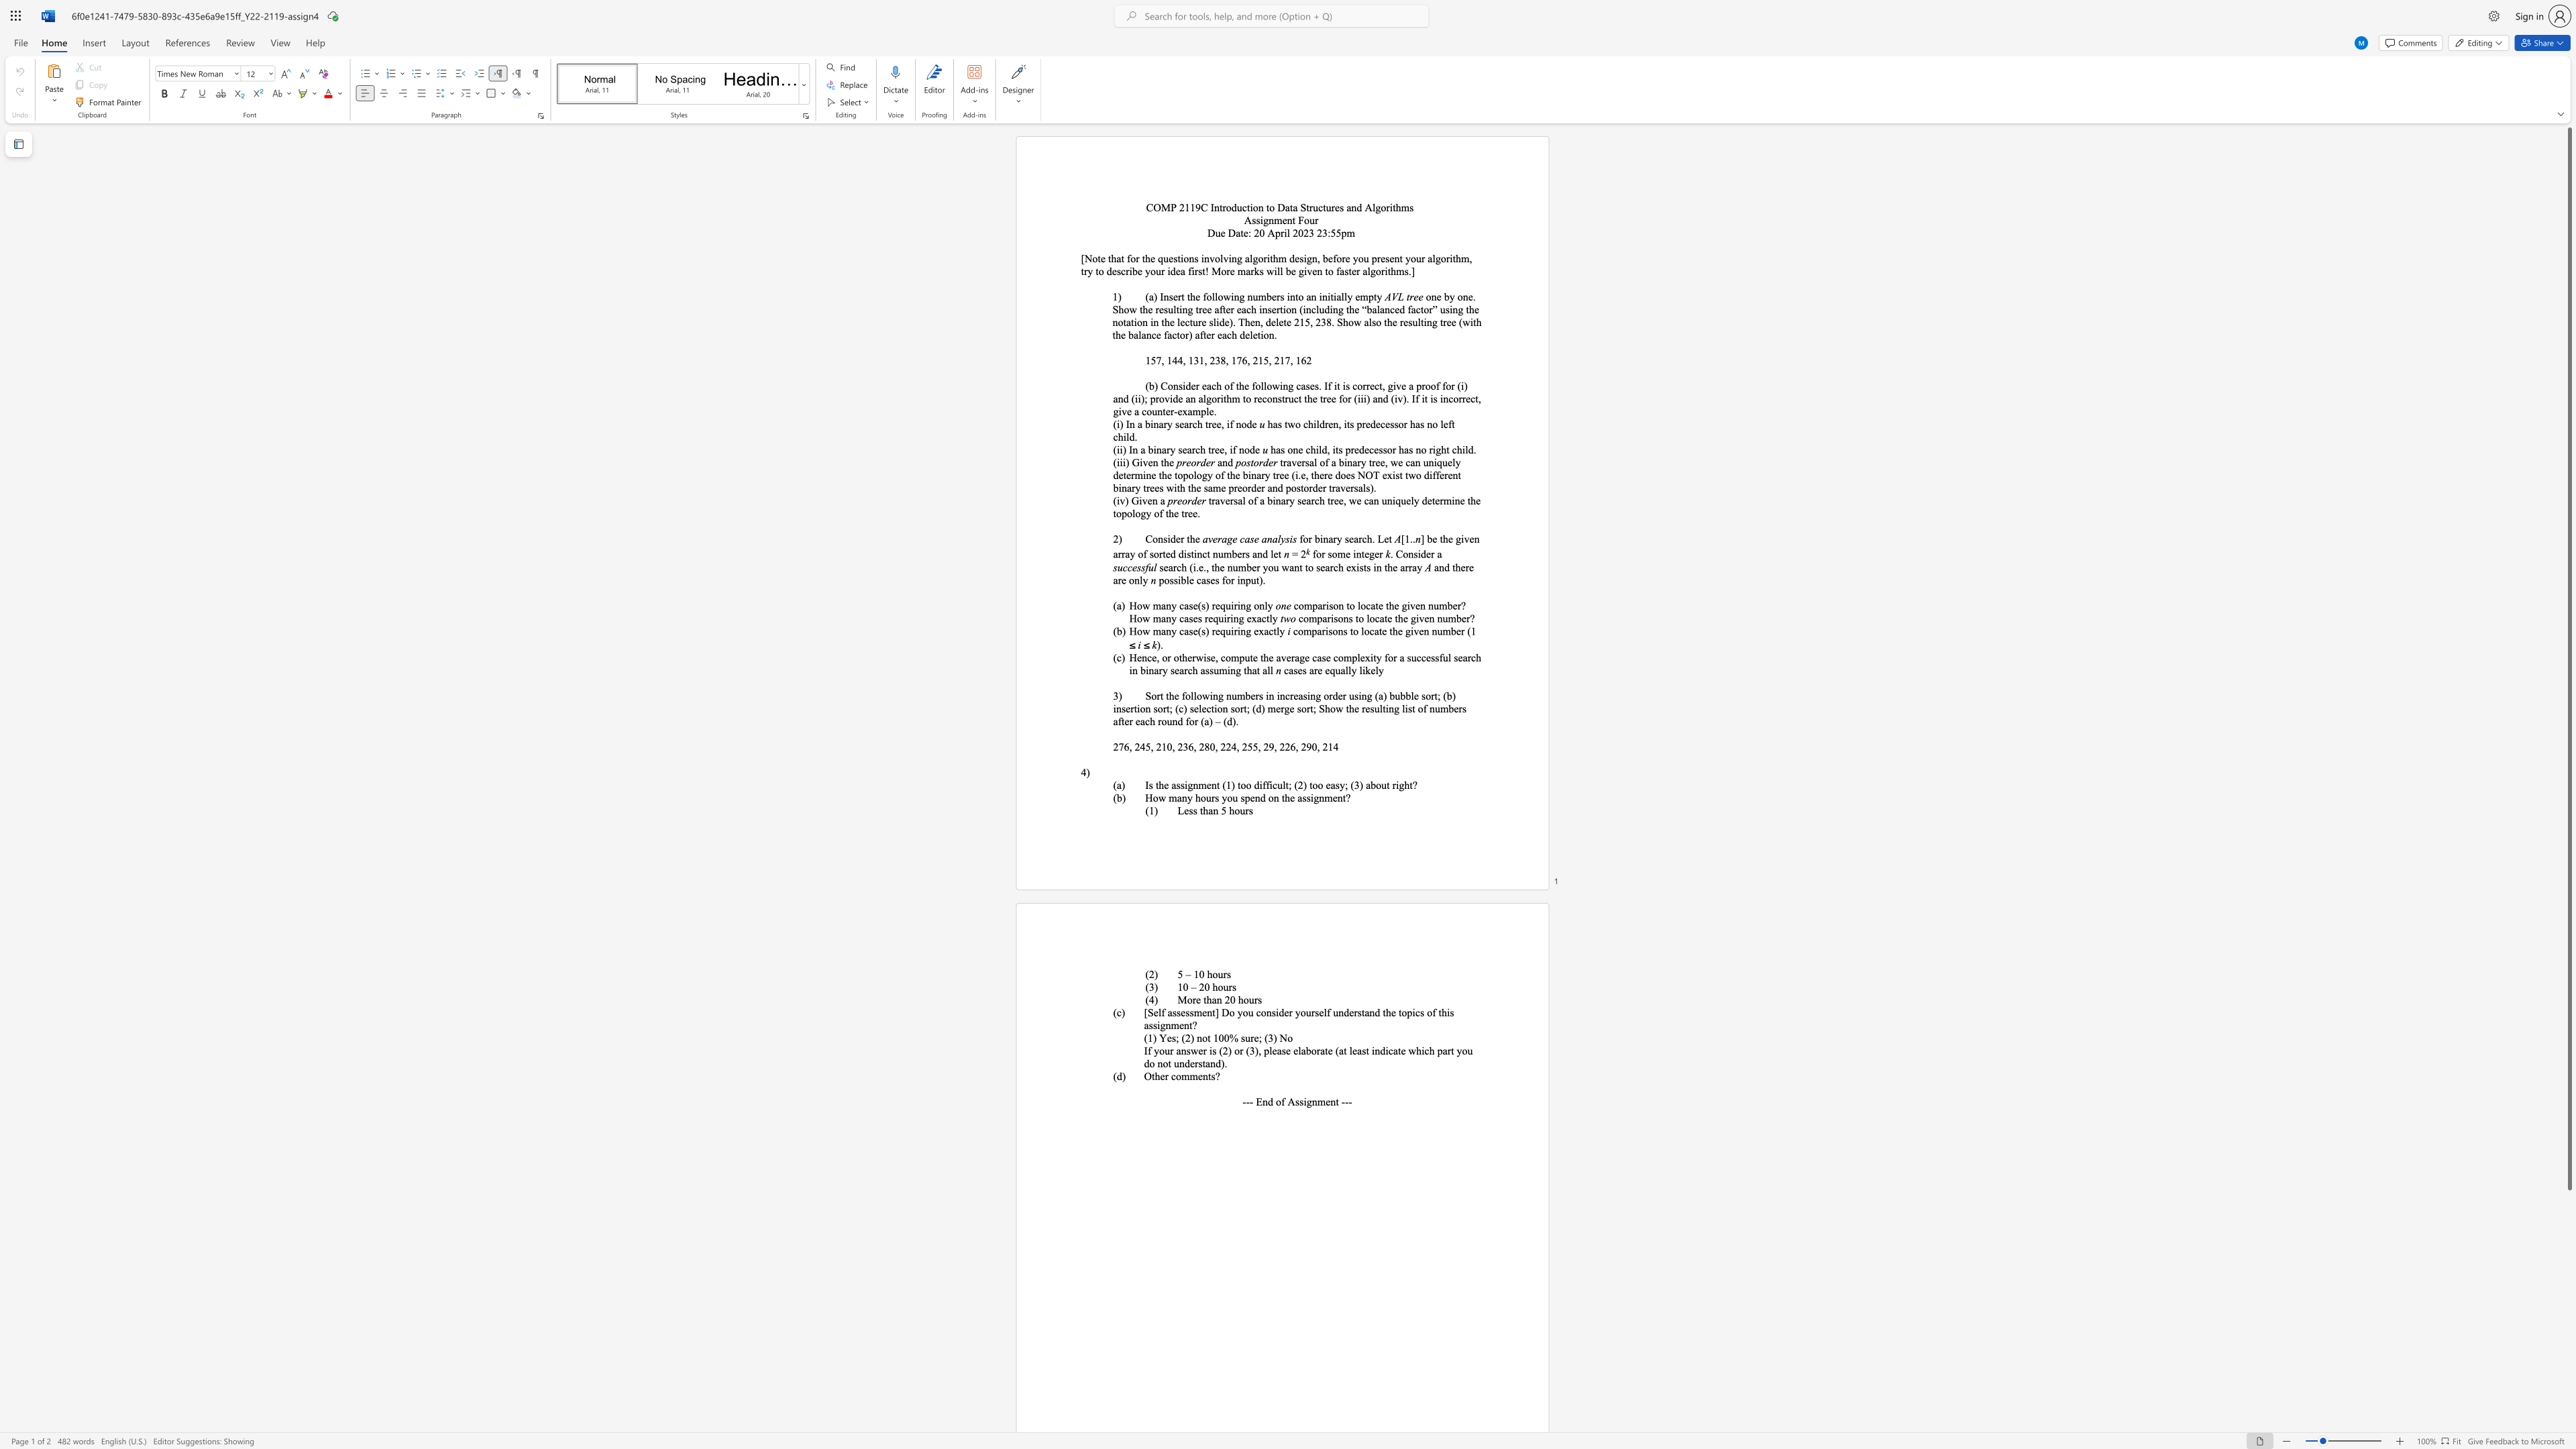  I want to click on the 2th character "o" in the text, so click(1155, 553).